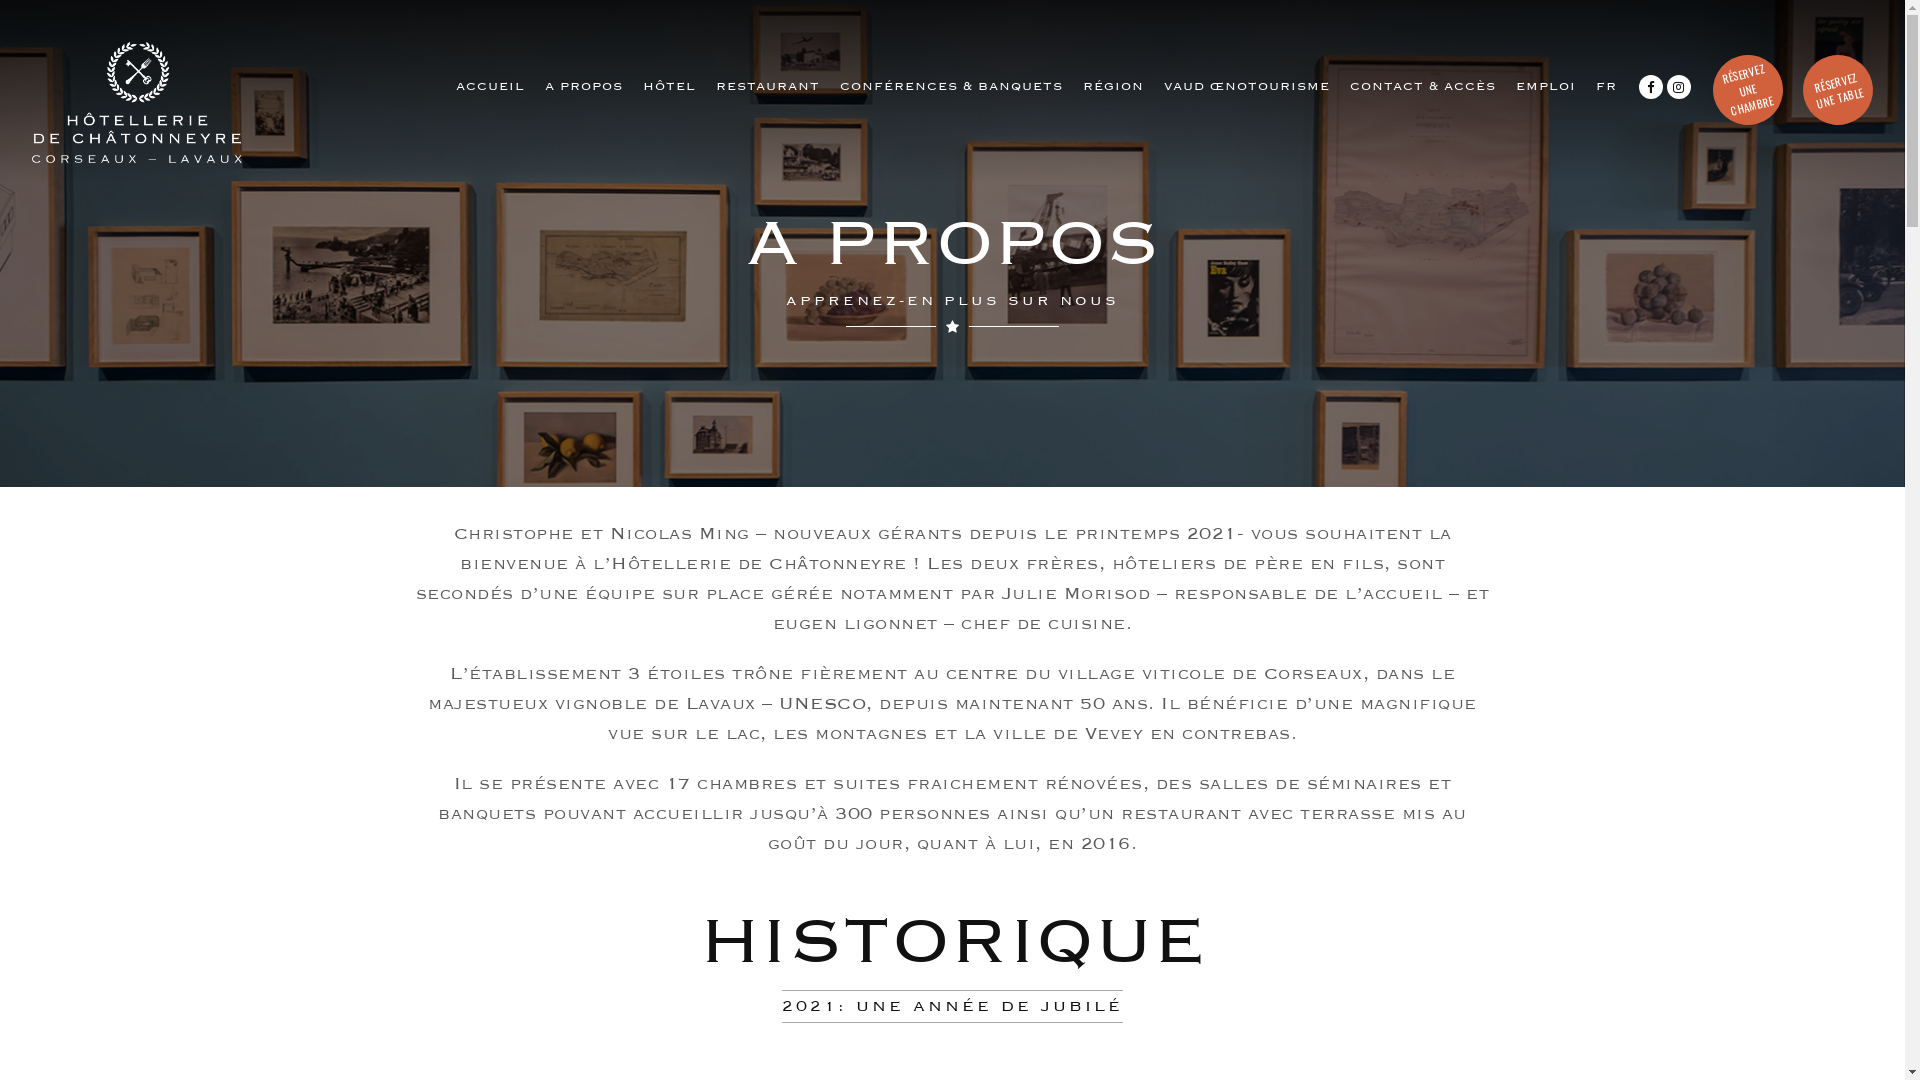 The height and width of the screenshot is (1080, 1920). Describe the element at coordinates (490, 84) in the screenshot. I see `'ACCUEIL'` at that location.